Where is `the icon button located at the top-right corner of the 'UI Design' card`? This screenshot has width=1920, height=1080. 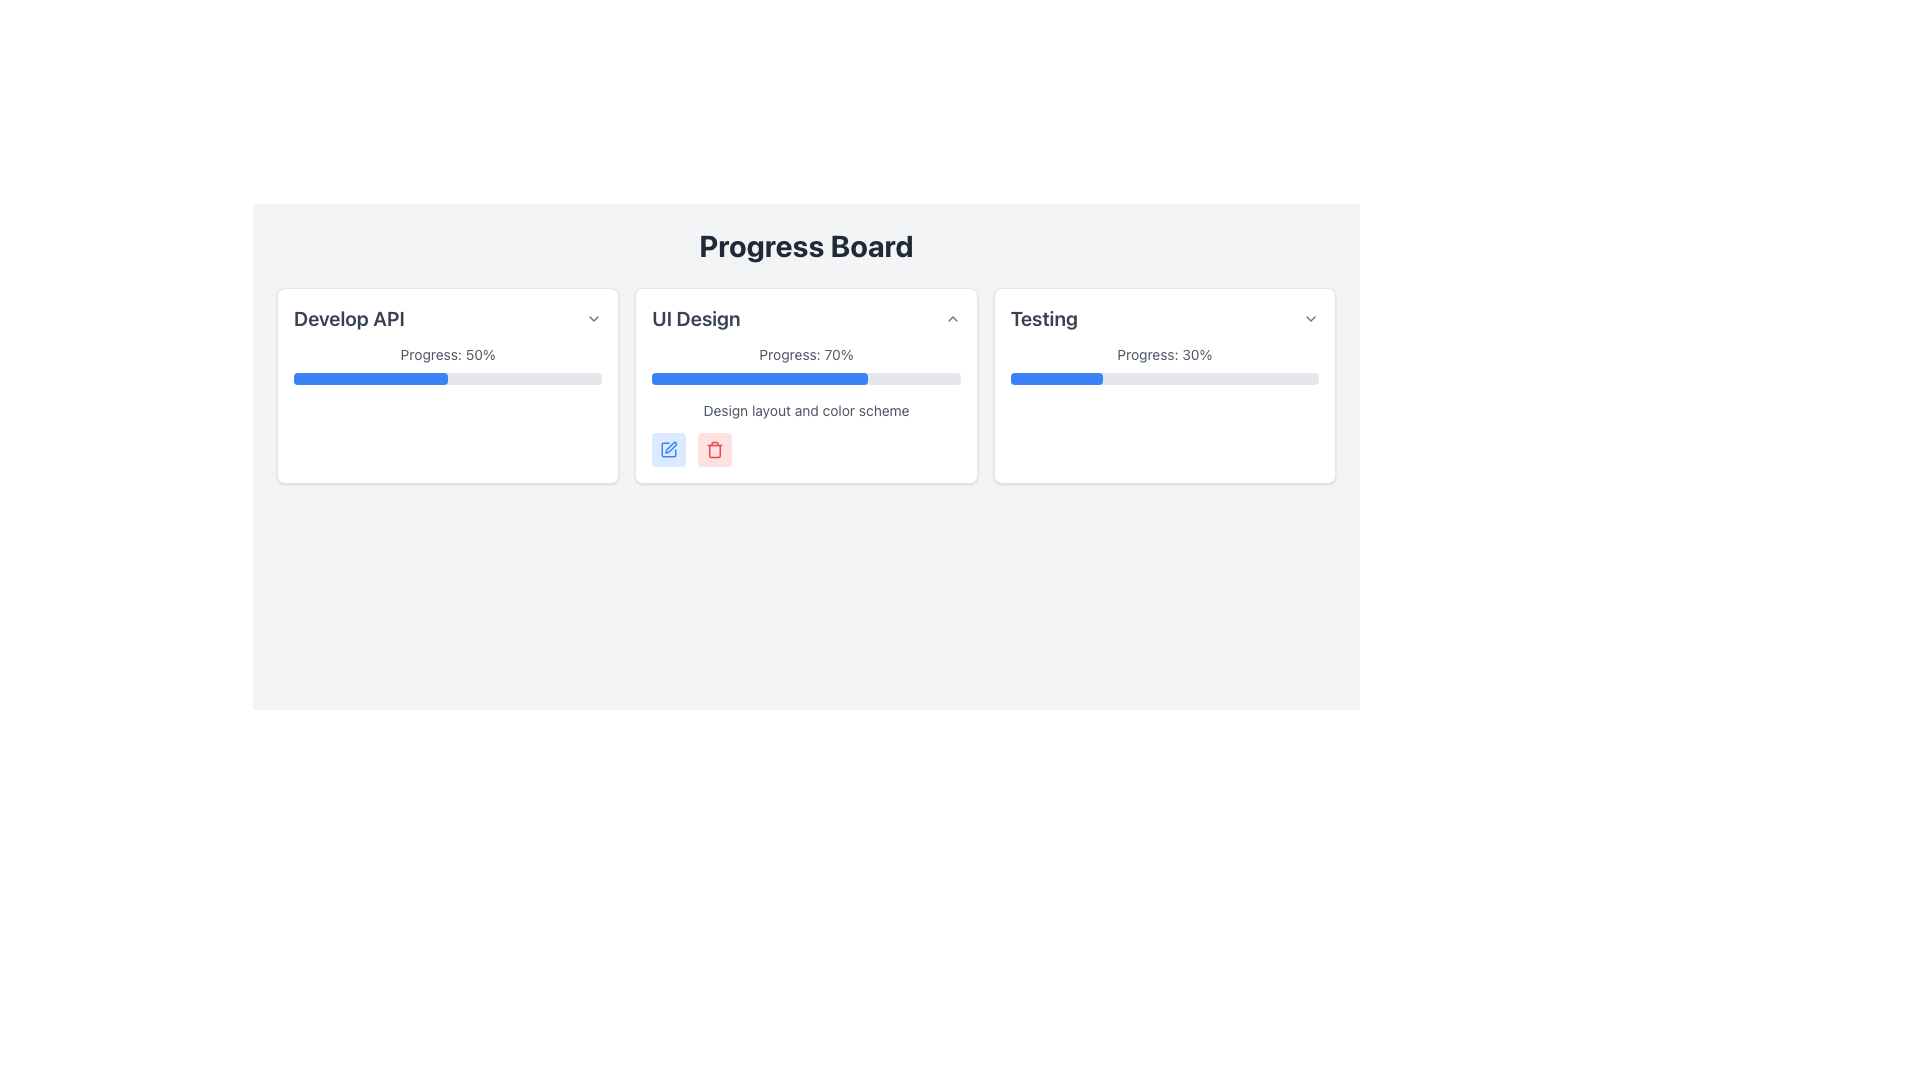
the icon button located at the top-right corner of the 'UI Design' card is located at coordinates (951, 318).